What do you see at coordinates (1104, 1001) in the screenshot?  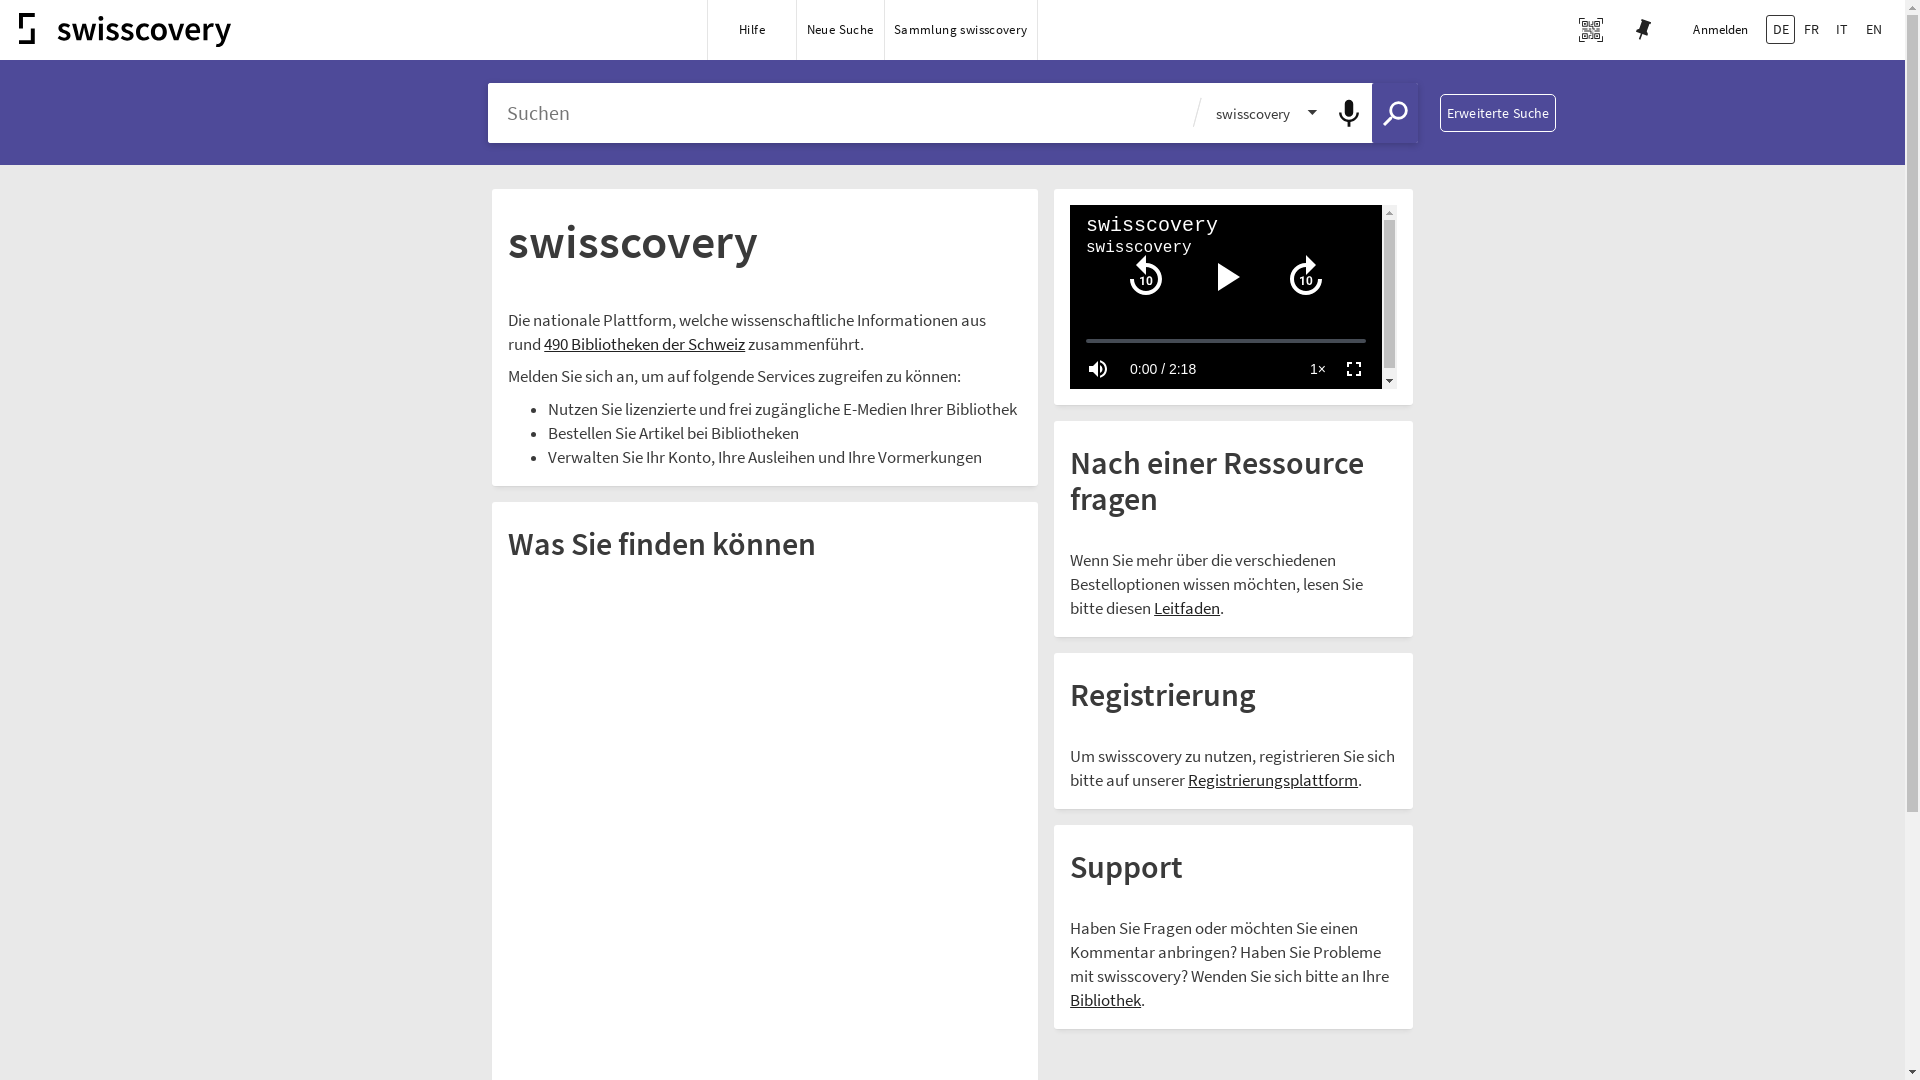 I see `'Bibliothek'` at bounding box center [1104, 1001].